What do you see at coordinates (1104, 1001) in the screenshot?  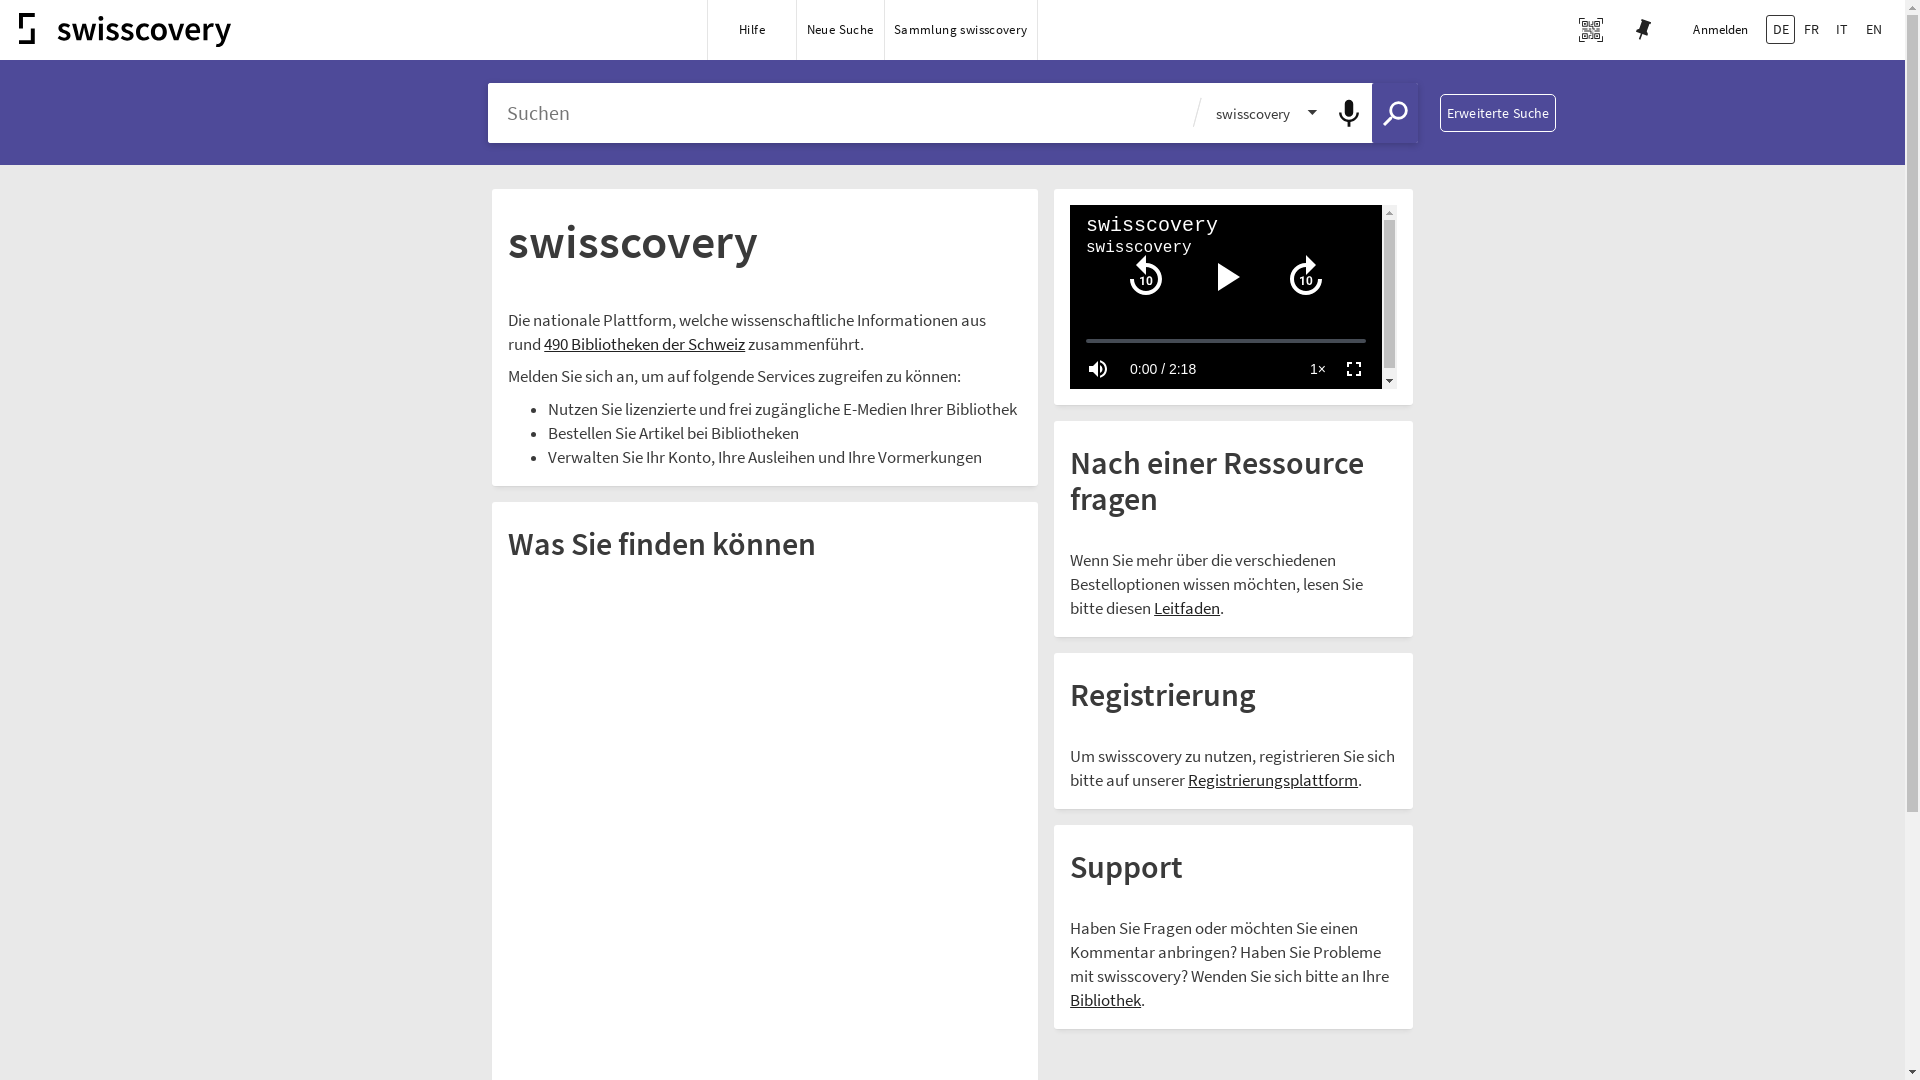 I see `'Bibliothek'` at bounding box center [1104, 1001].